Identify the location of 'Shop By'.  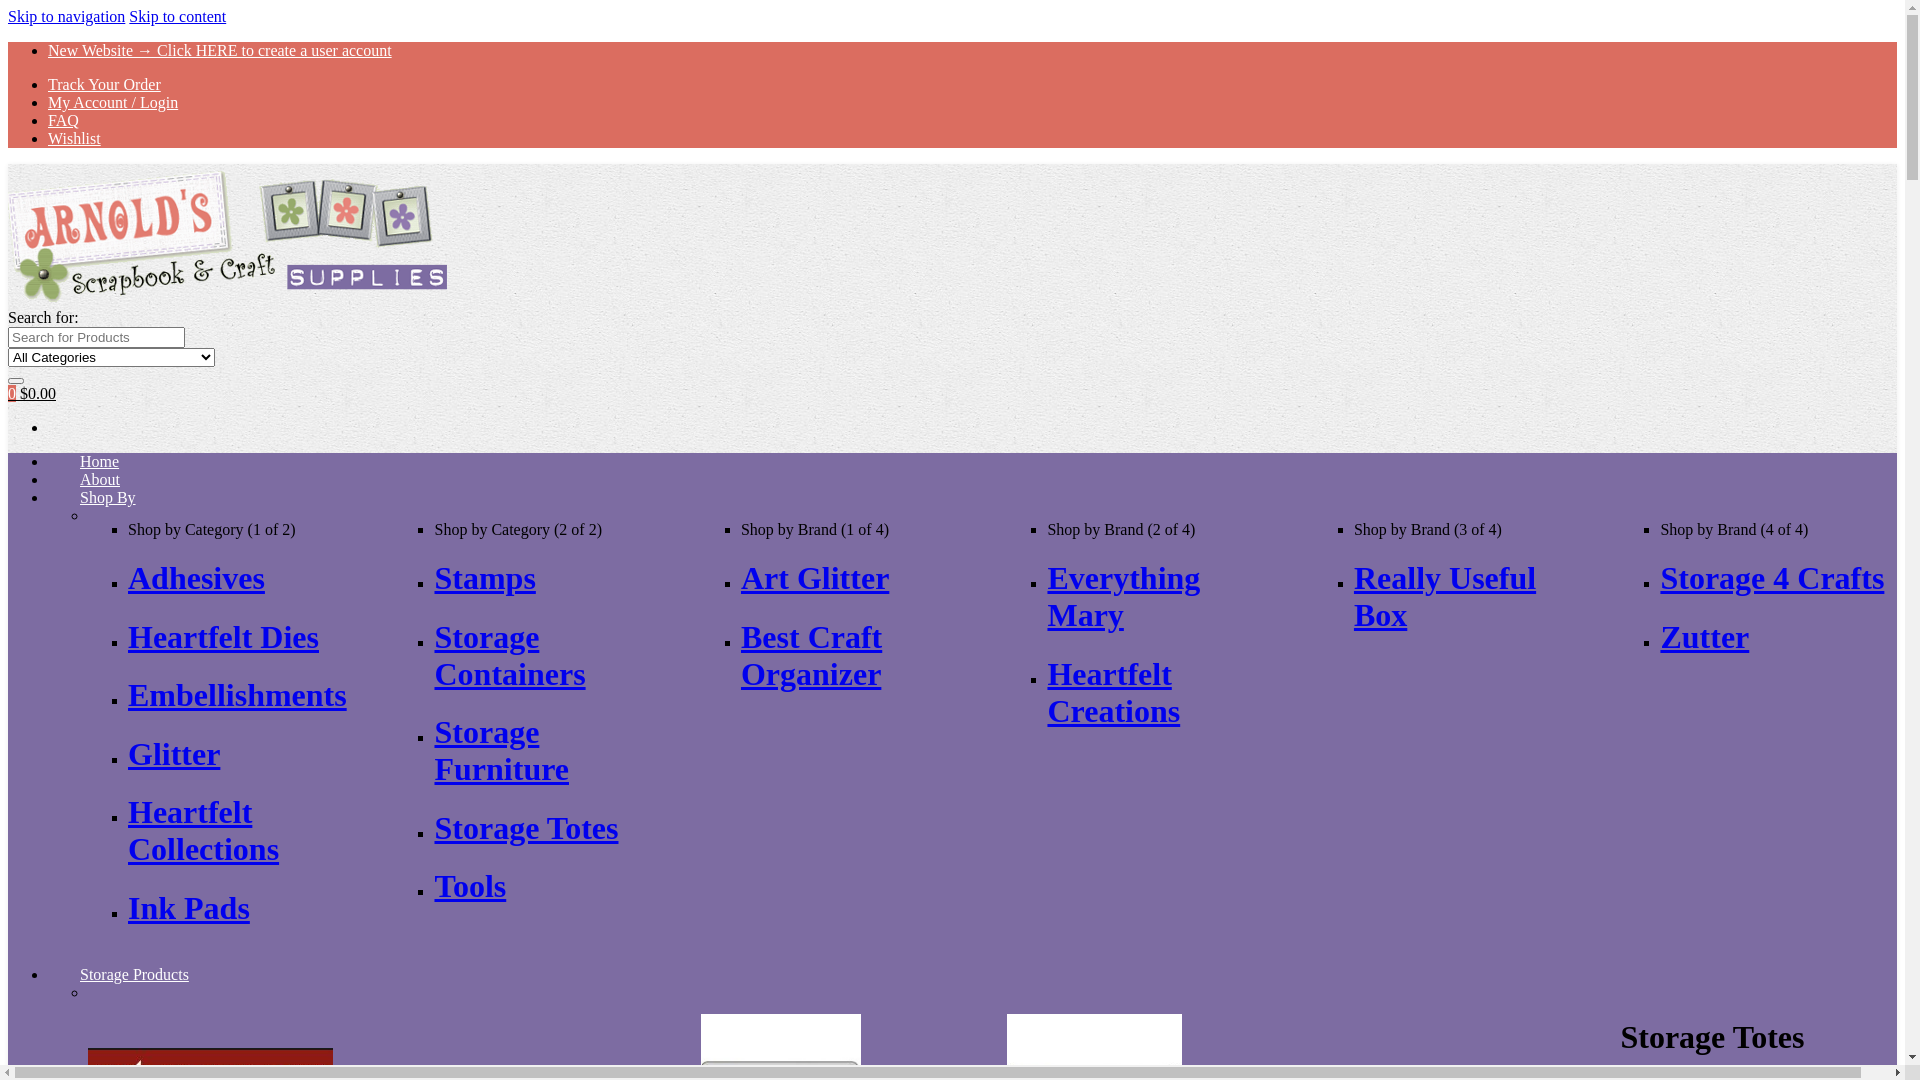
(48, 496).